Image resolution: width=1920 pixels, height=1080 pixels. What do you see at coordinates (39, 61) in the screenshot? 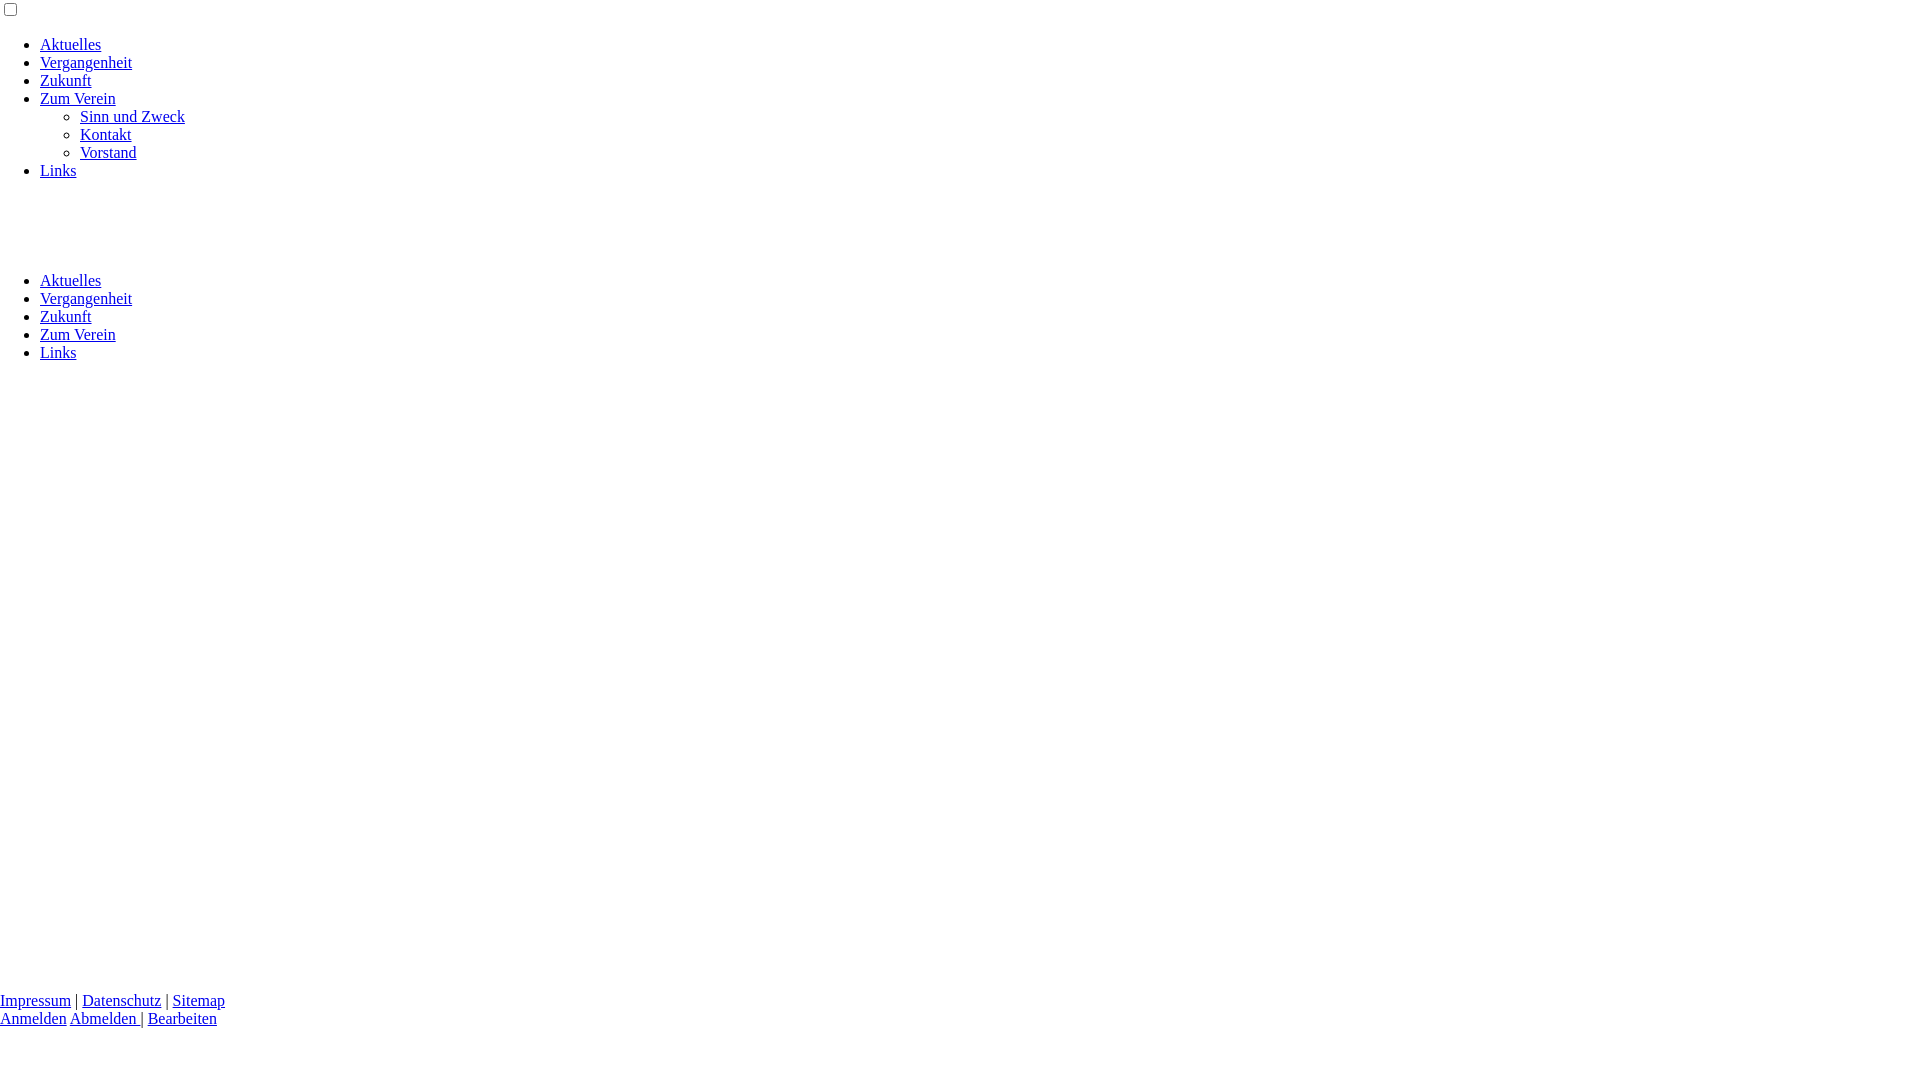
I see `'Vergangenheit'` at bounding box center [39, 61].